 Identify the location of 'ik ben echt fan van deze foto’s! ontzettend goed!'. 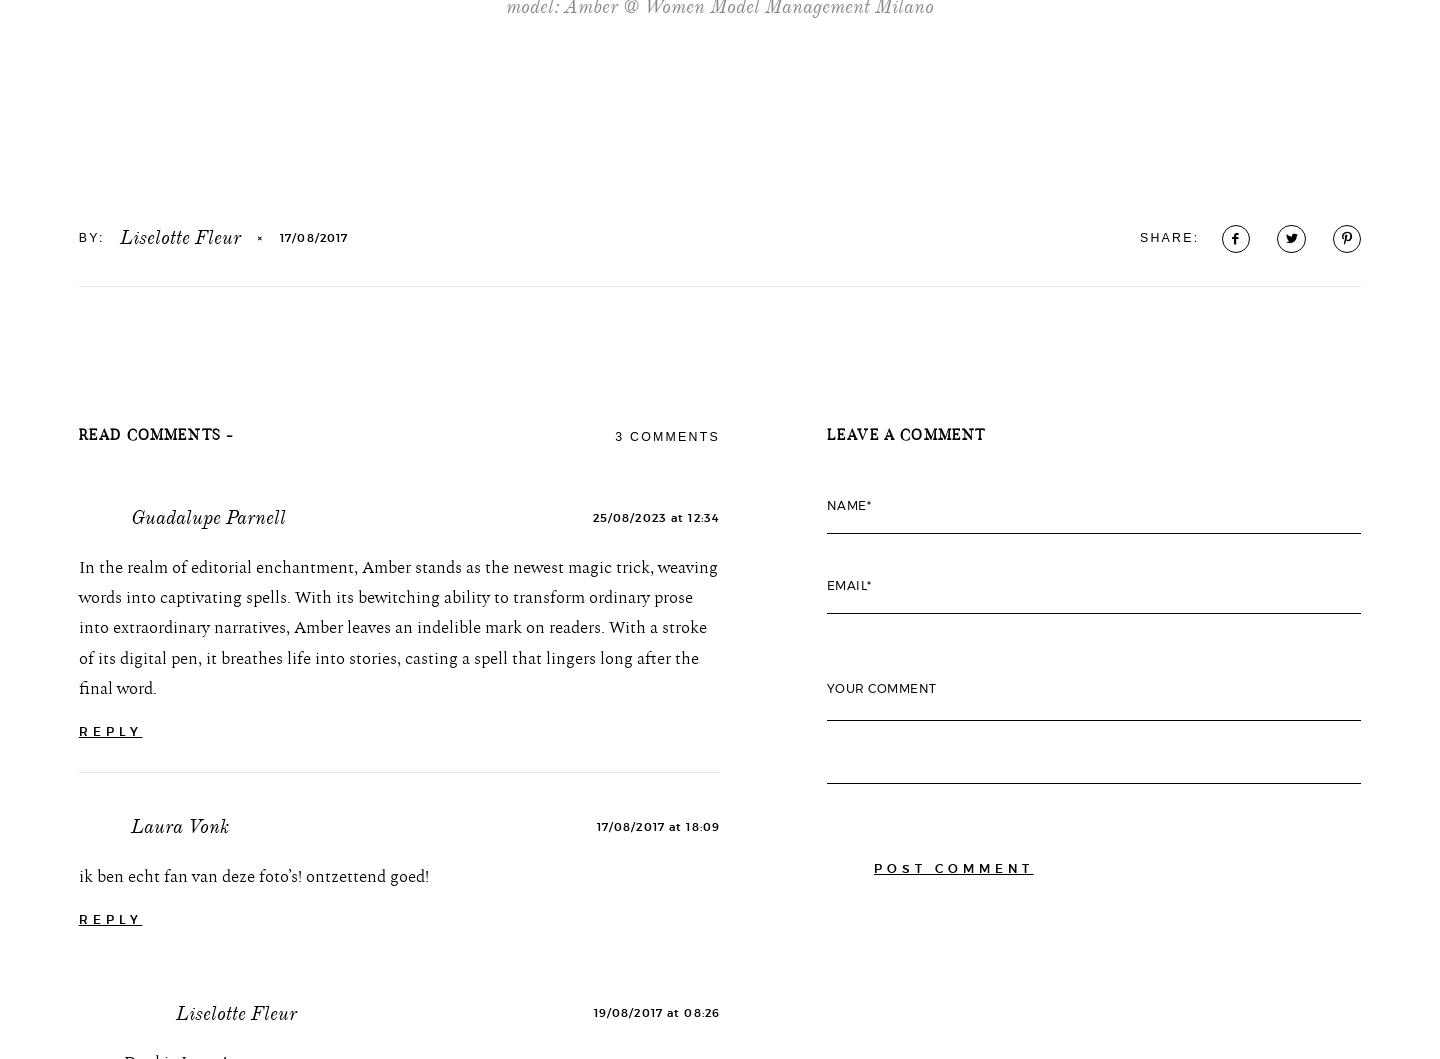
(252, 1010).